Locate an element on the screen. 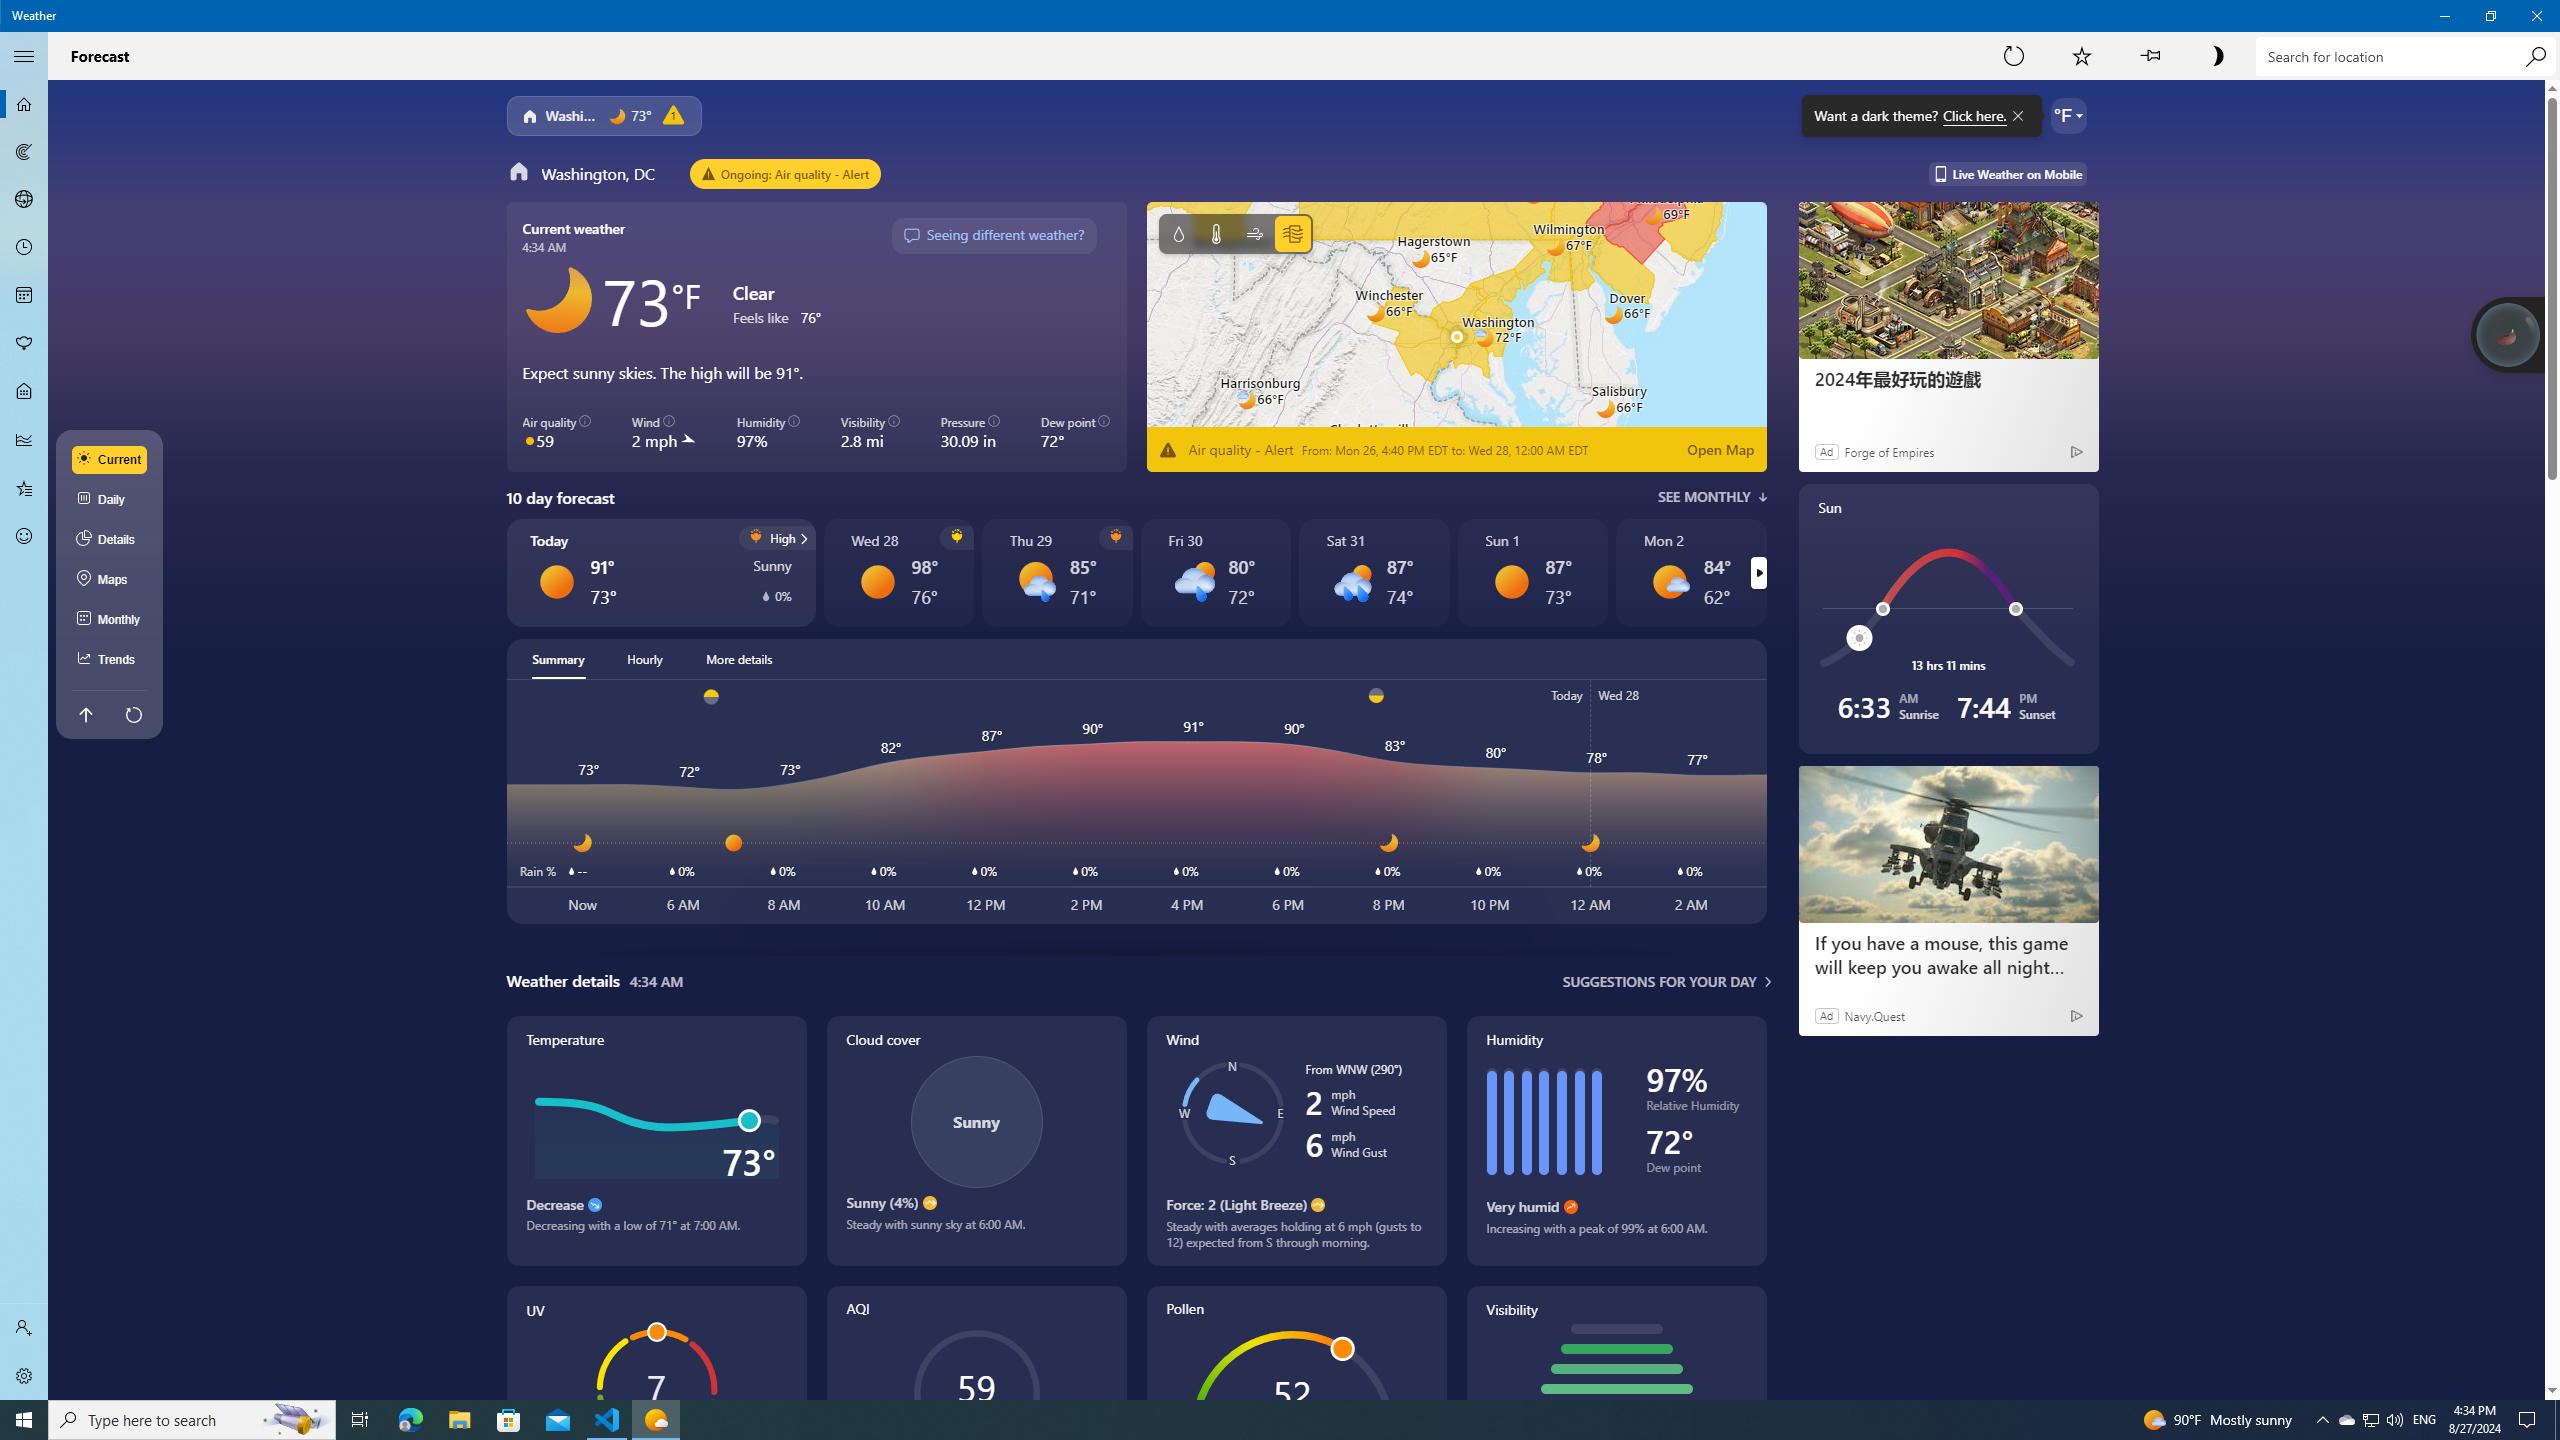  'Pin' is located at coordinates (2149, 55).